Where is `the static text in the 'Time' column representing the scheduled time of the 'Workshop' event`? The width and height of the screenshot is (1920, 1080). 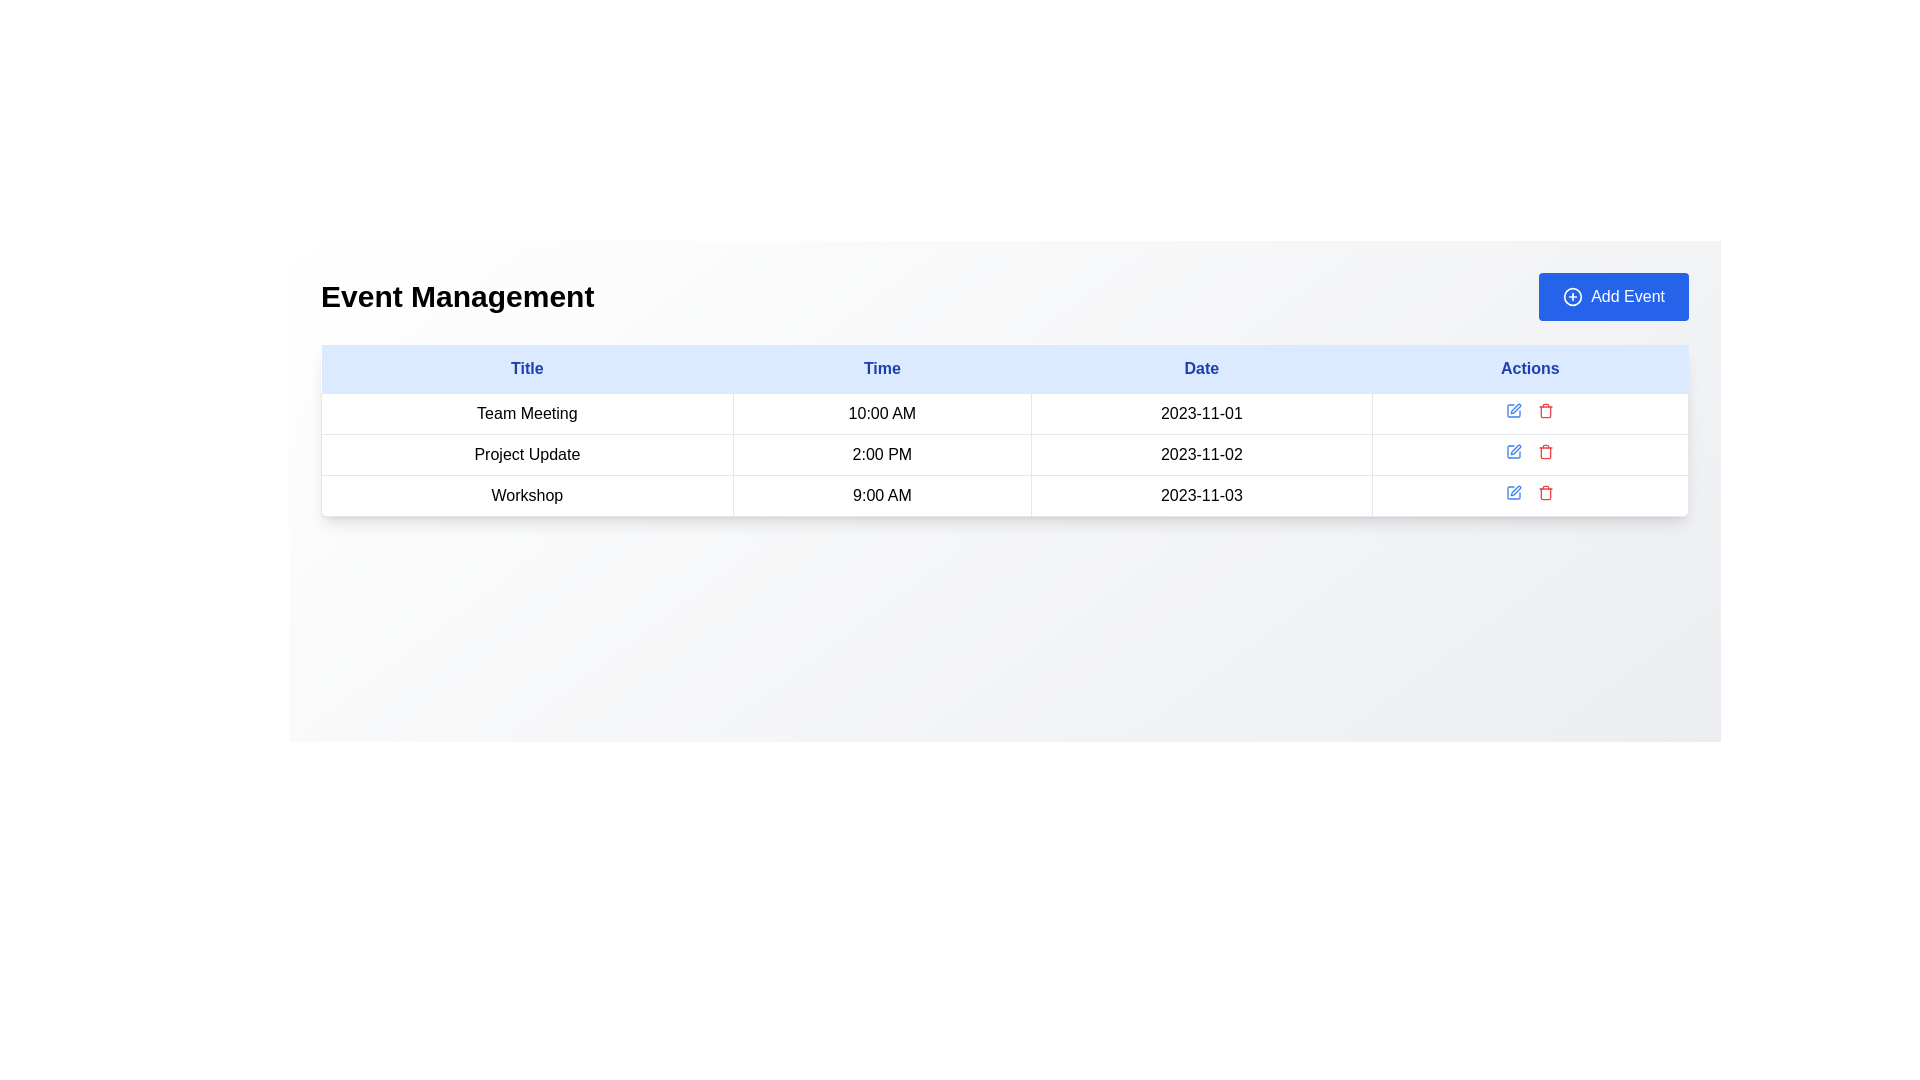
the static text in the 'Time' column representing the scheduled time of the 'Workshop' event is located at coordinates (881, 495).